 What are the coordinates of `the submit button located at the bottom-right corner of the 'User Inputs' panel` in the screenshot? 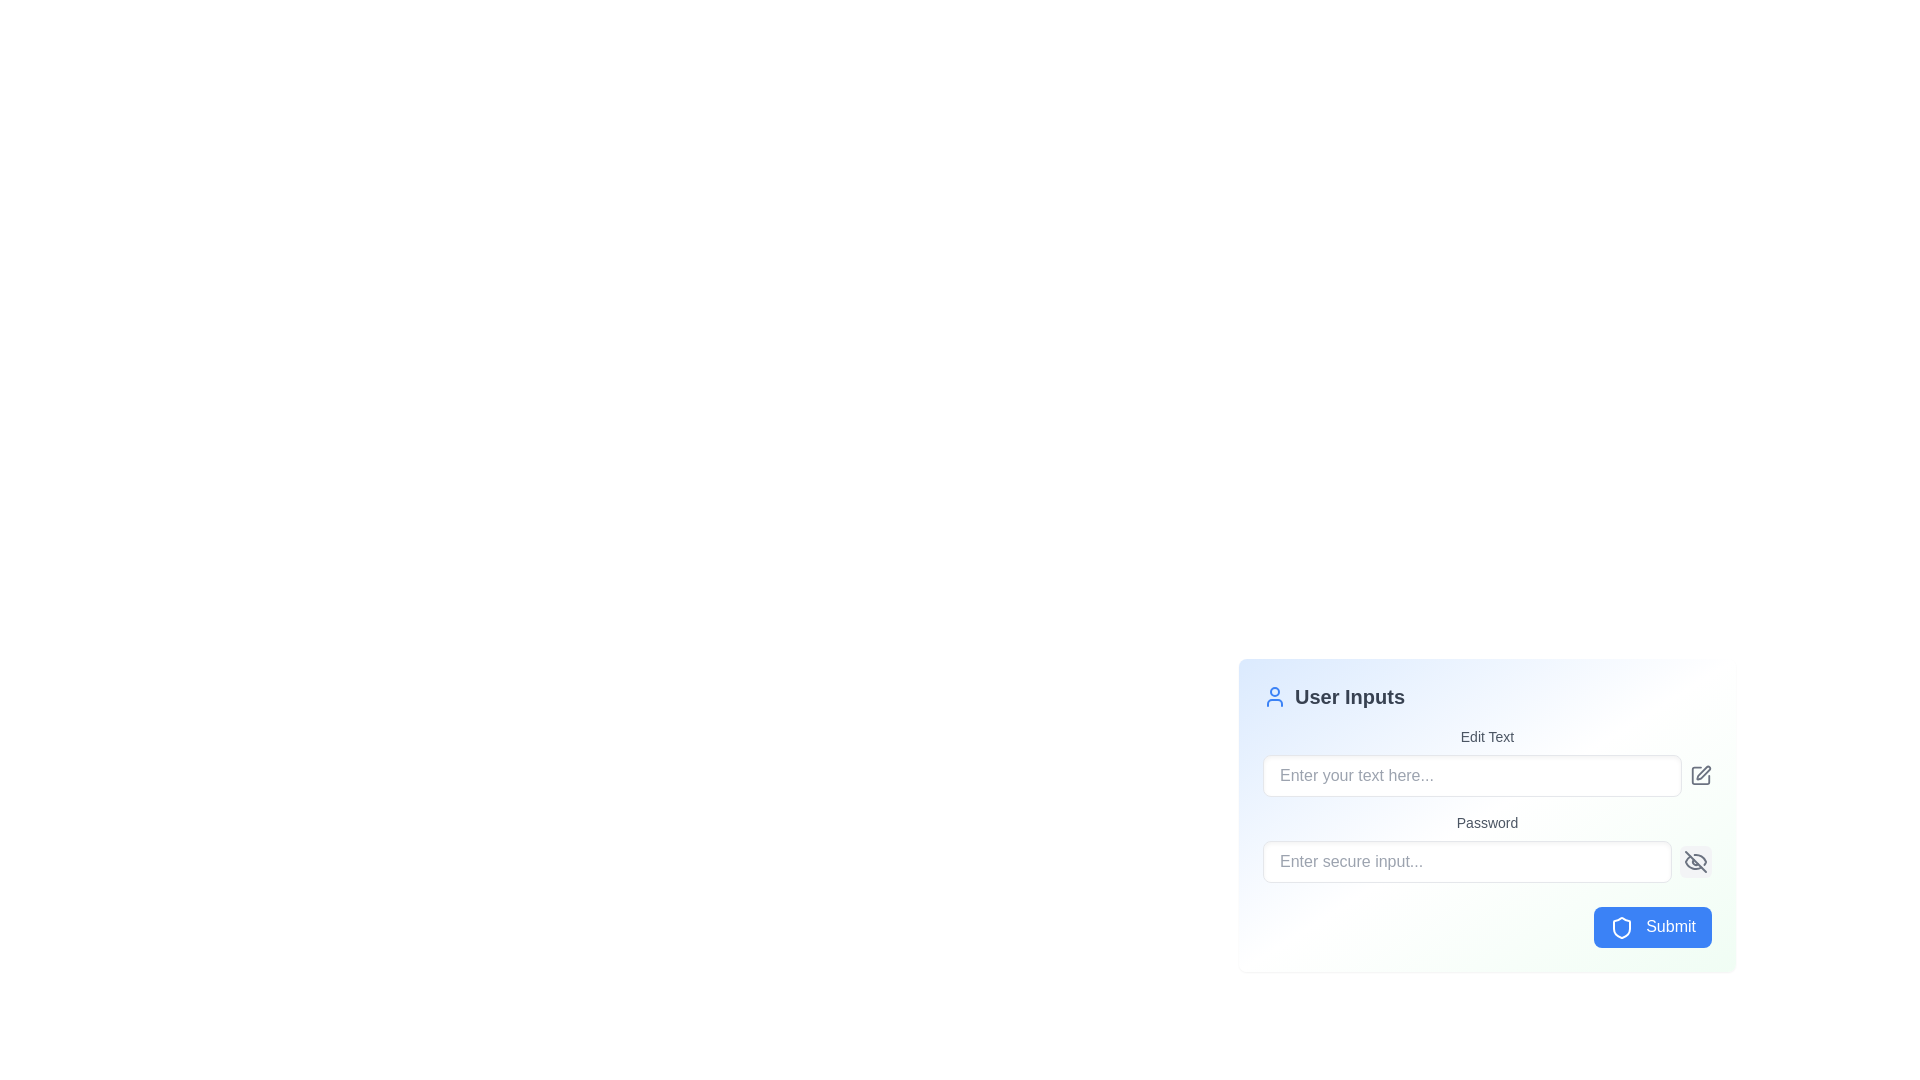 It's located at (1652, 927).